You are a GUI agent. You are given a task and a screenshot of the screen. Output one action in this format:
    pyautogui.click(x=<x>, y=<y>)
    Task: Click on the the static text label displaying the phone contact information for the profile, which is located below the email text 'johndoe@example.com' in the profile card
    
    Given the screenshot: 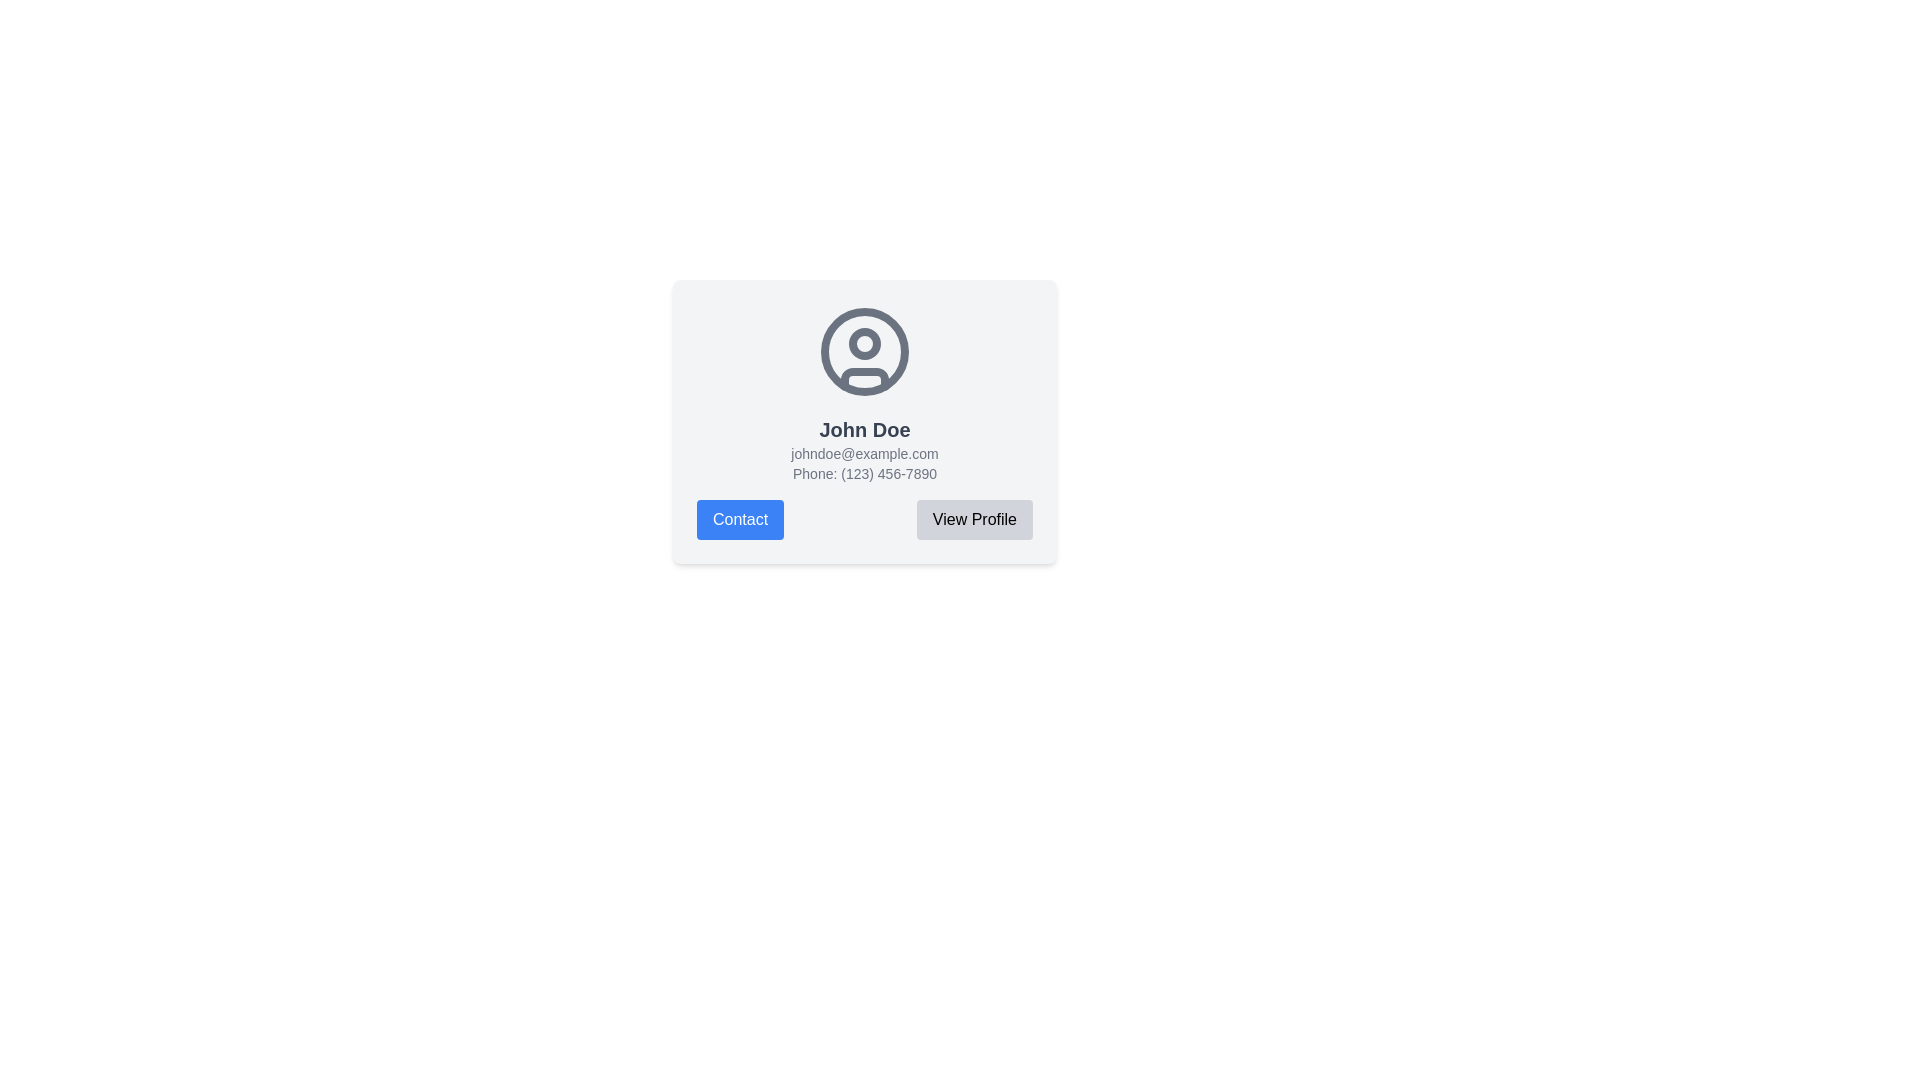 What is the action you would take?
    pyautogui.click(x=864, y=474)
    